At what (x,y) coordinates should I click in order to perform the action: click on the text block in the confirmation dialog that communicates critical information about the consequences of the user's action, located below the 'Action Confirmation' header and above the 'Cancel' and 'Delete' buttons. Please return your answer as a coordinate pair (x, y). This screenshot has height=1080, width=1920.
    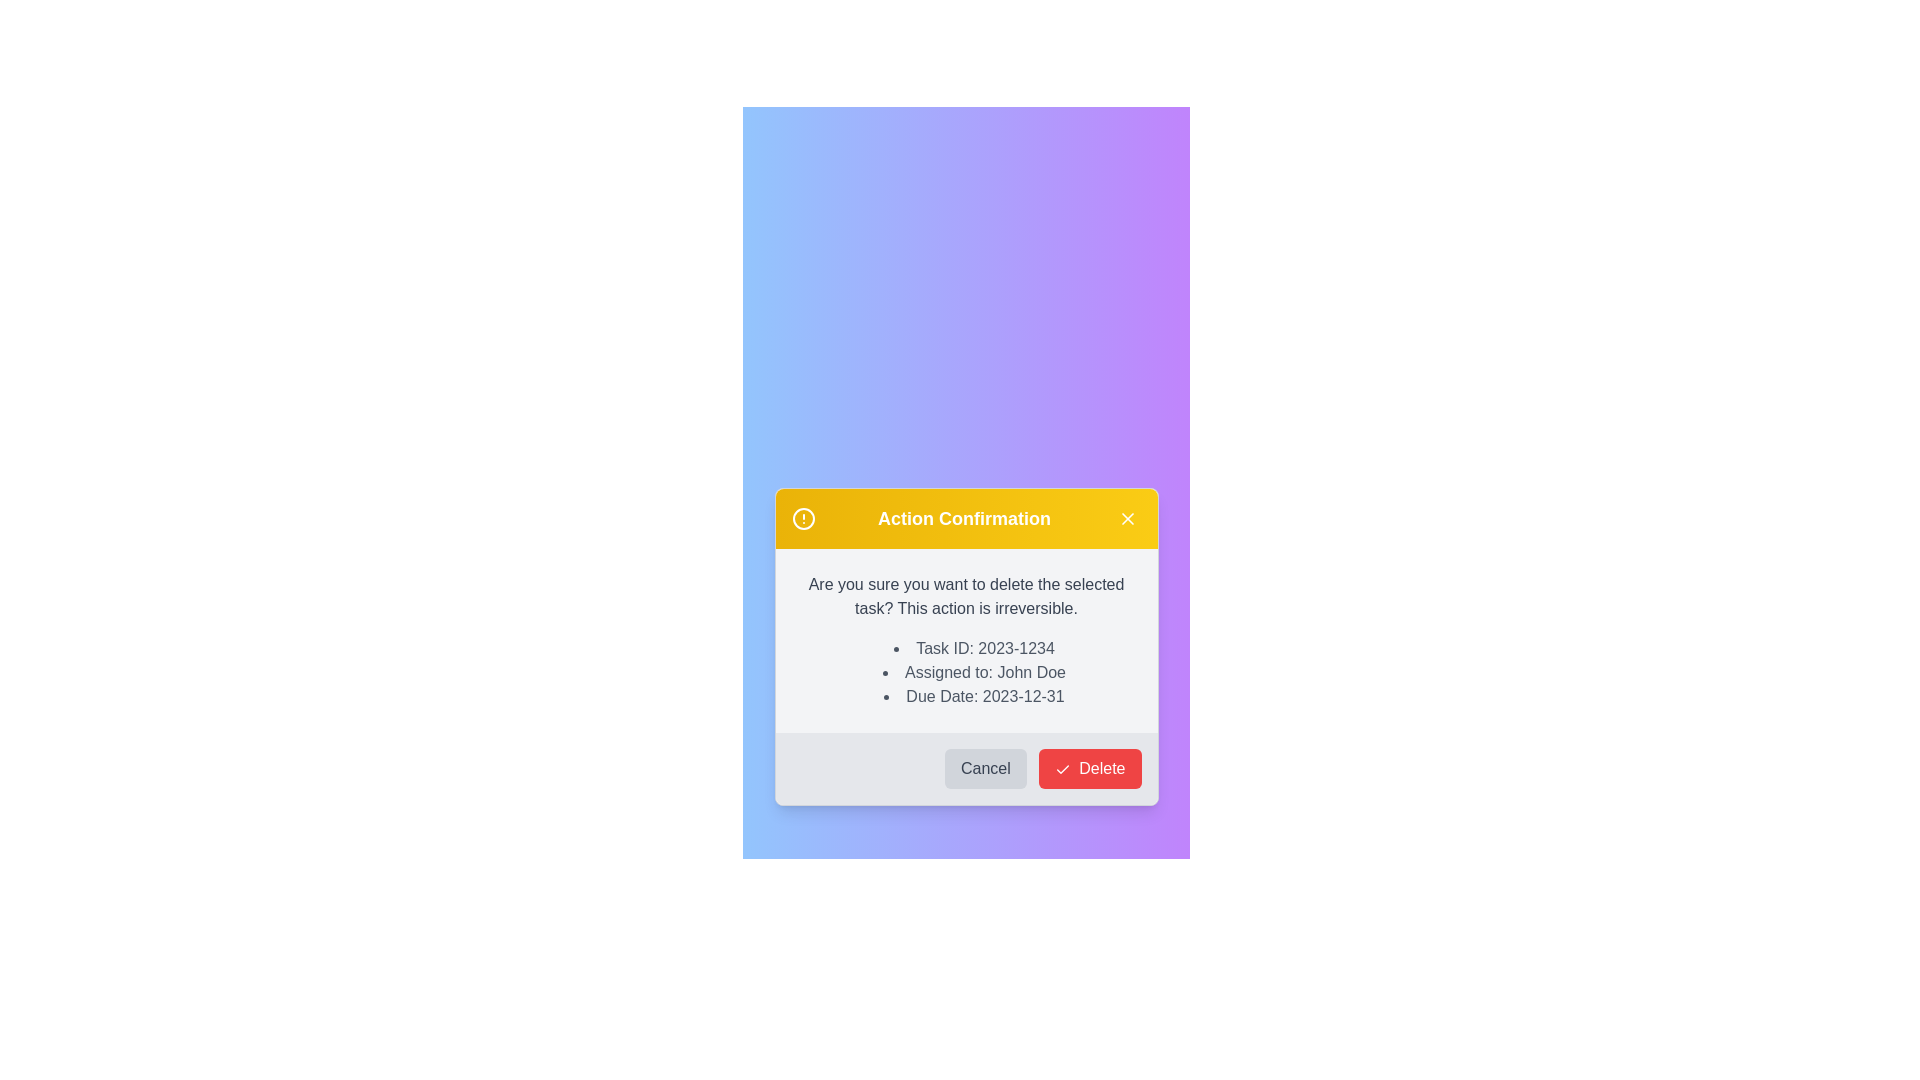
    Looking at the image, I should click on (966, 640).